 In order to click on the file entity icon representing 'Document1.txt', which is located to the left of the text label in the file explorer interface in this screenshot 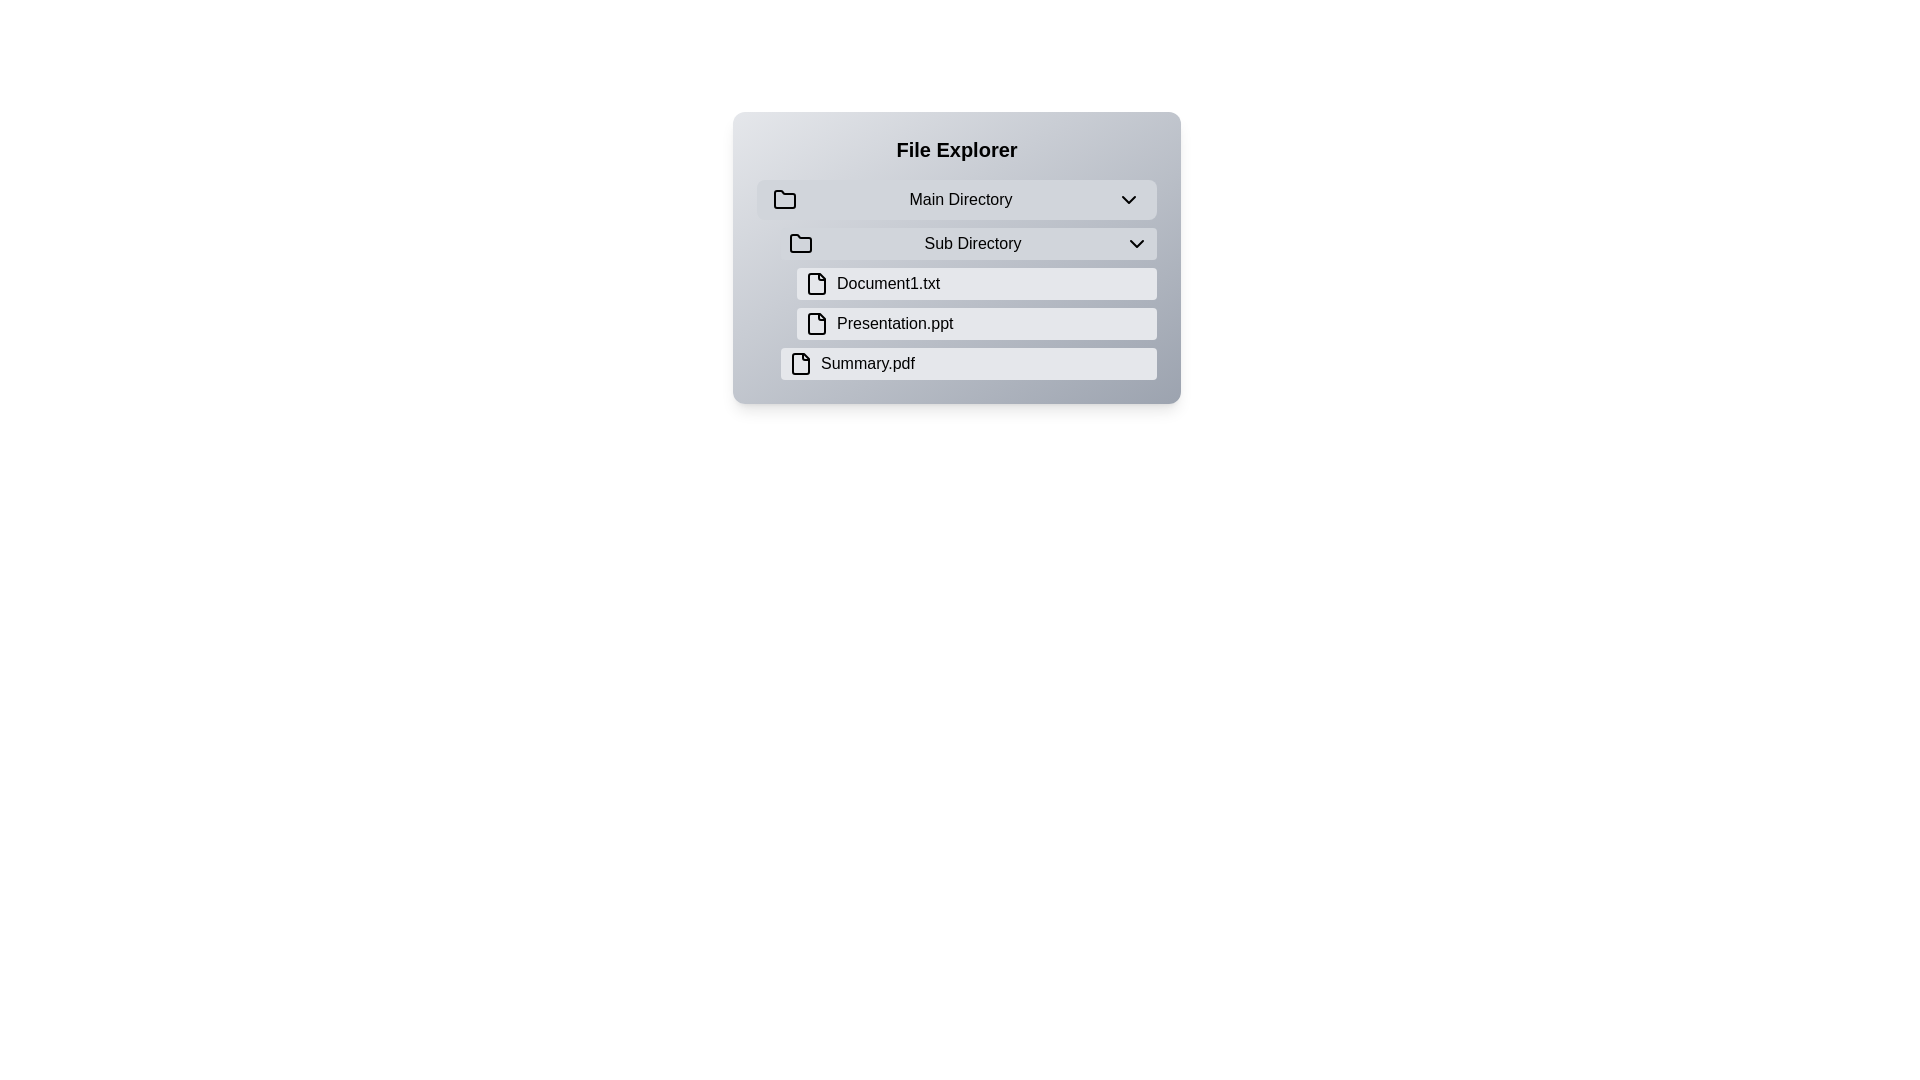, I will do `click(816, 284)`.